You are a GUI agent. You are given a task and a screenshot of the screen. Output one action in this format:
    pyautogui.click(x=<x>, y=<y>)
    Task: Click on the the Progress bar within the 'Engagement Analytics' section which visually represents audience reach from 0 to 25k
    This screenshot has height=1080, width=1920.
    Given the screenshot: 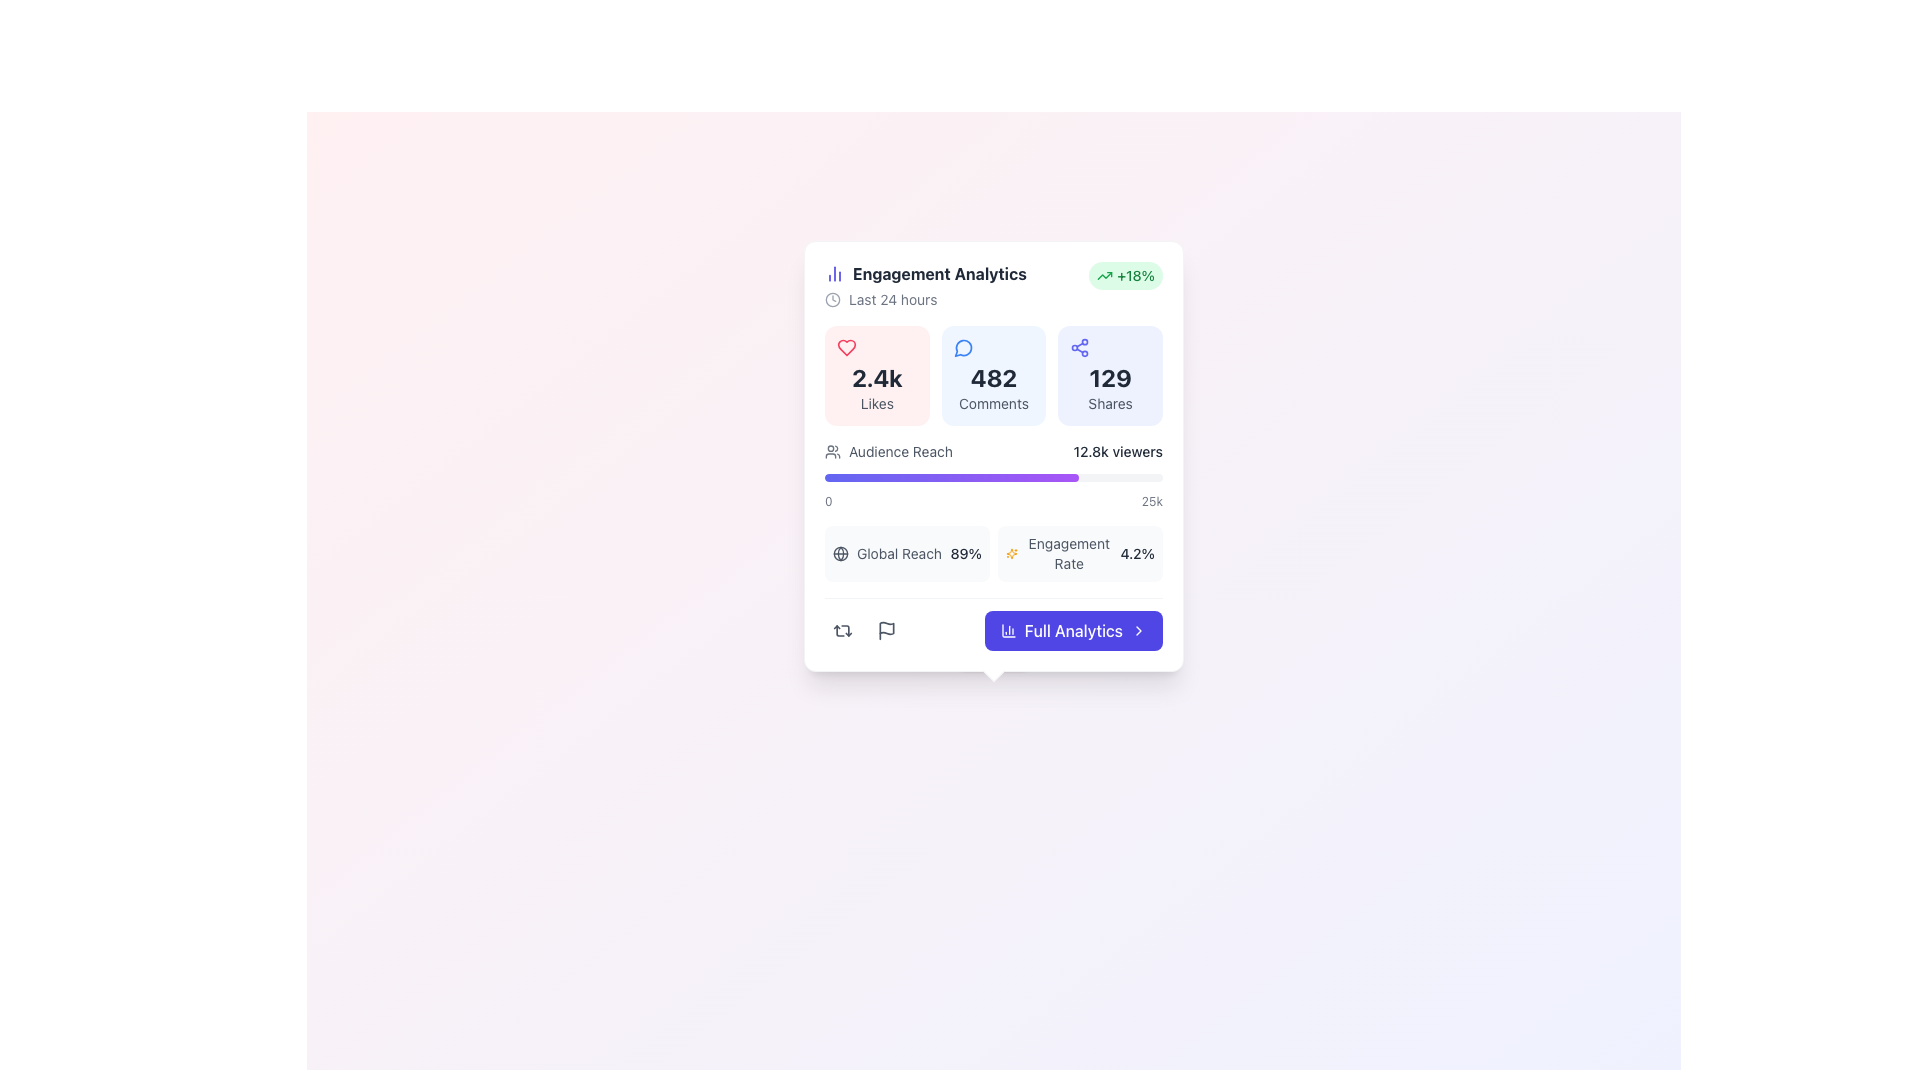 What is the action you would take?
    pyautogui.click(x=993, y=475)
    